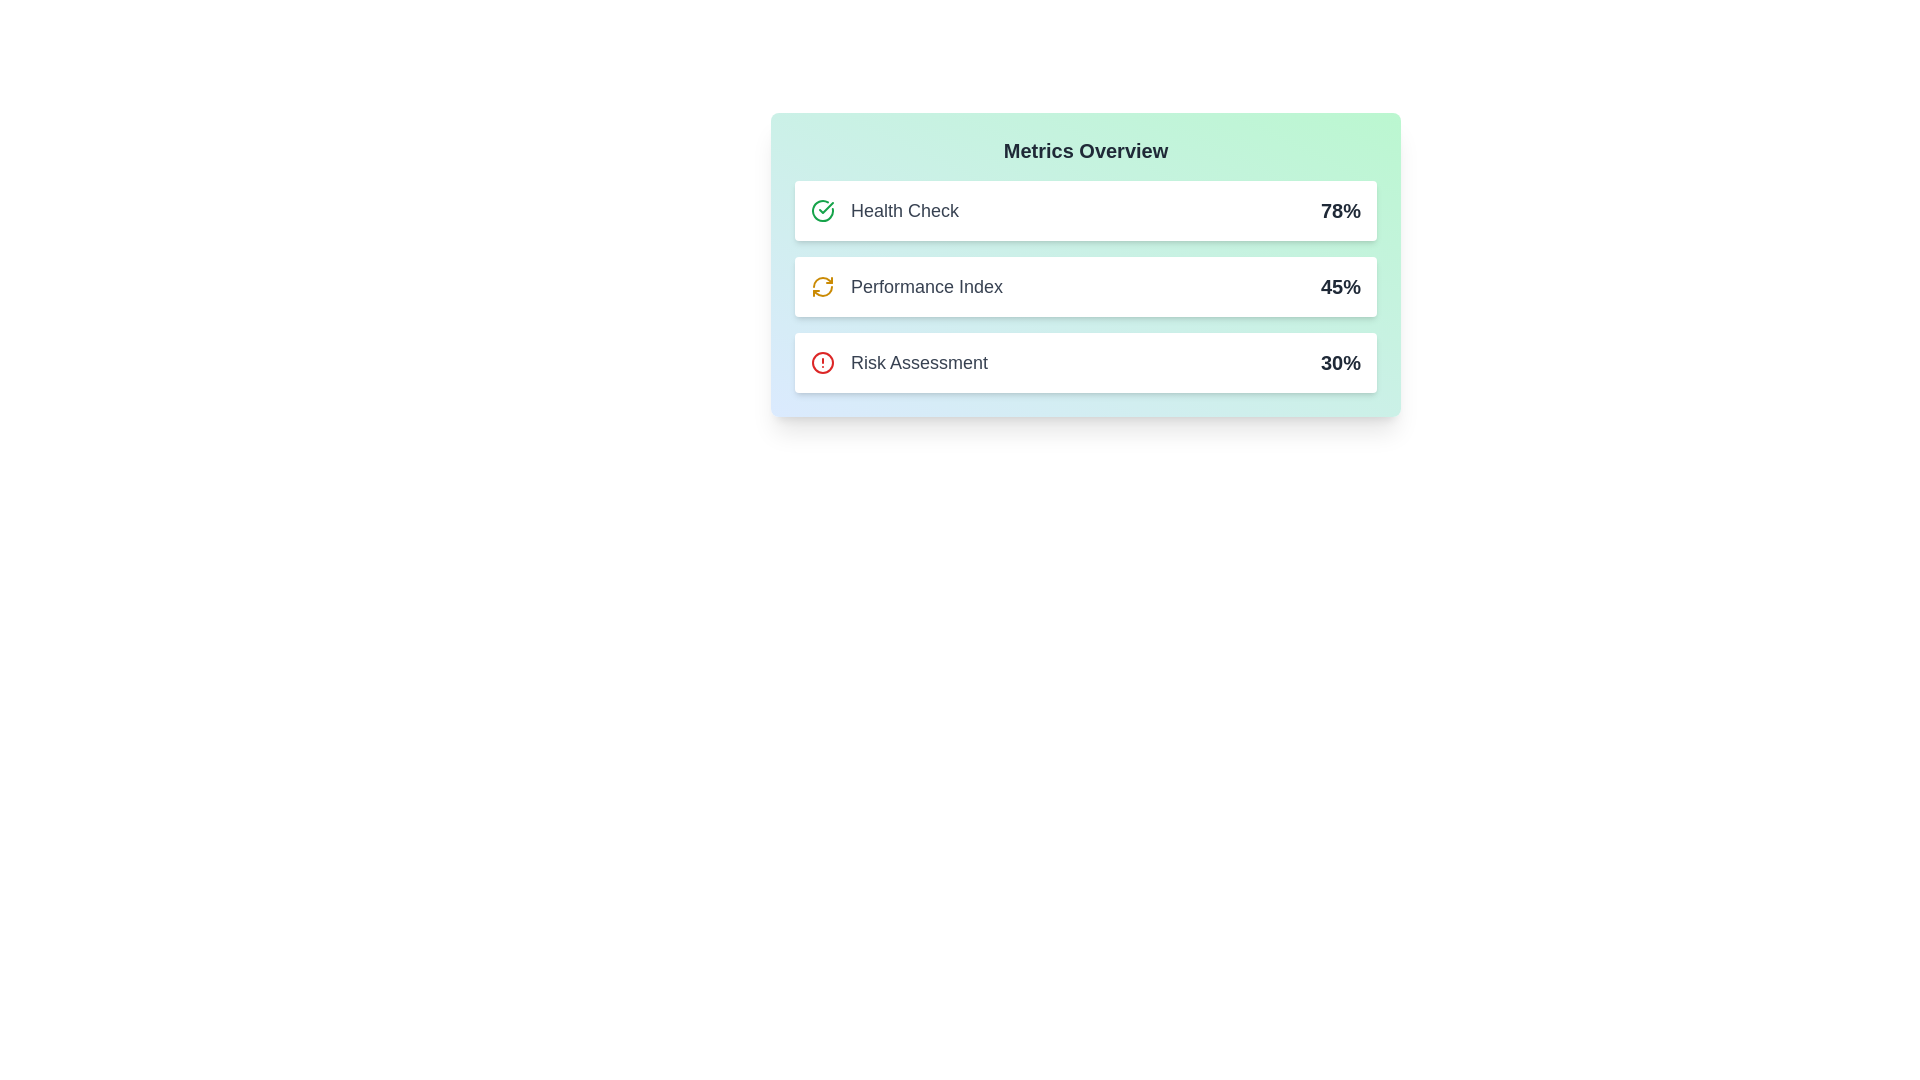 The height and width of the screenshot is (1080, 1920). Describe the element at coordinates (1084, 362) in the screenshot. I see `the 'Risk Assessment' informational card located in the third row of the card group, positioned between the 'Performance Index' card and the empty space below it` at that location.